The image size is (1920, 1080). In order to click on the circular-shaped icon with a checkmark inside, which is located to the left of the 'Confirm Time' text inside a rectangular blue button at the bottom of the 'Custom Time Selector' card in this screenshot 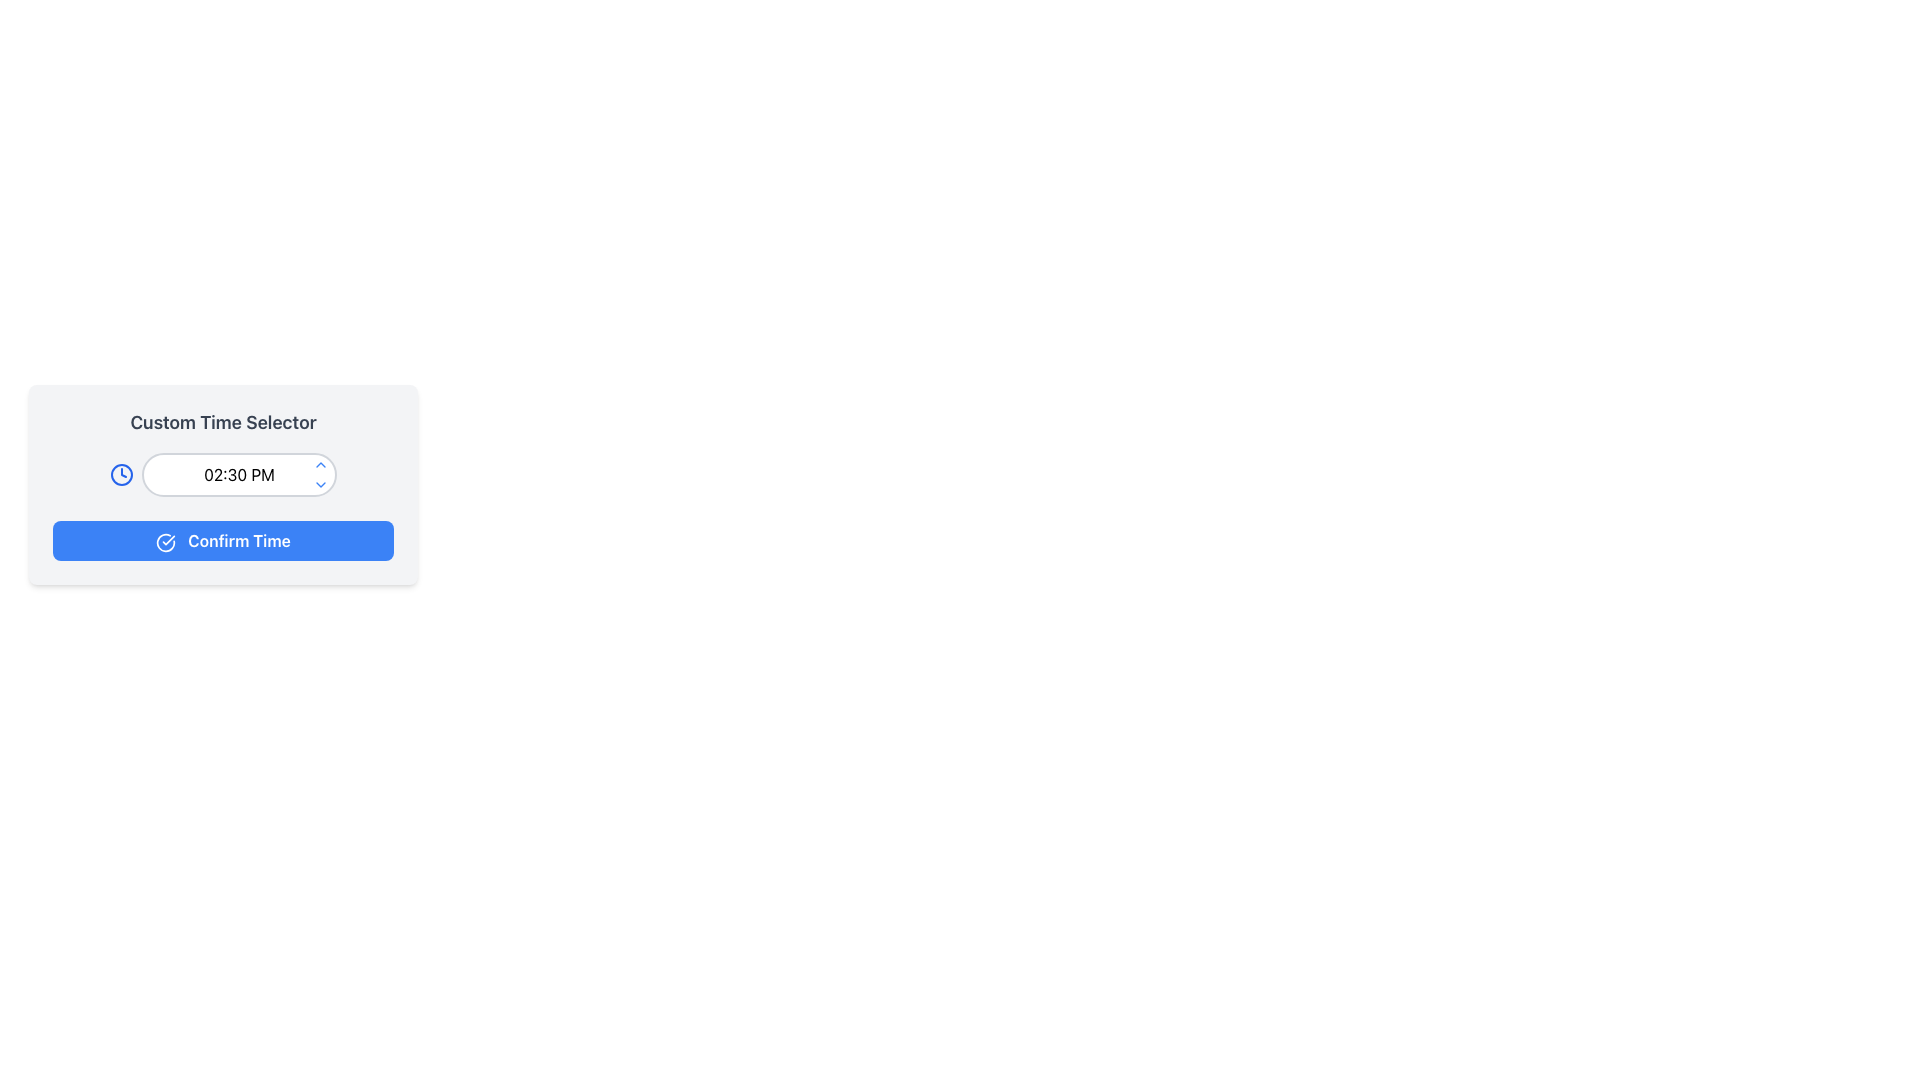, I will do `click(166, 542)`.